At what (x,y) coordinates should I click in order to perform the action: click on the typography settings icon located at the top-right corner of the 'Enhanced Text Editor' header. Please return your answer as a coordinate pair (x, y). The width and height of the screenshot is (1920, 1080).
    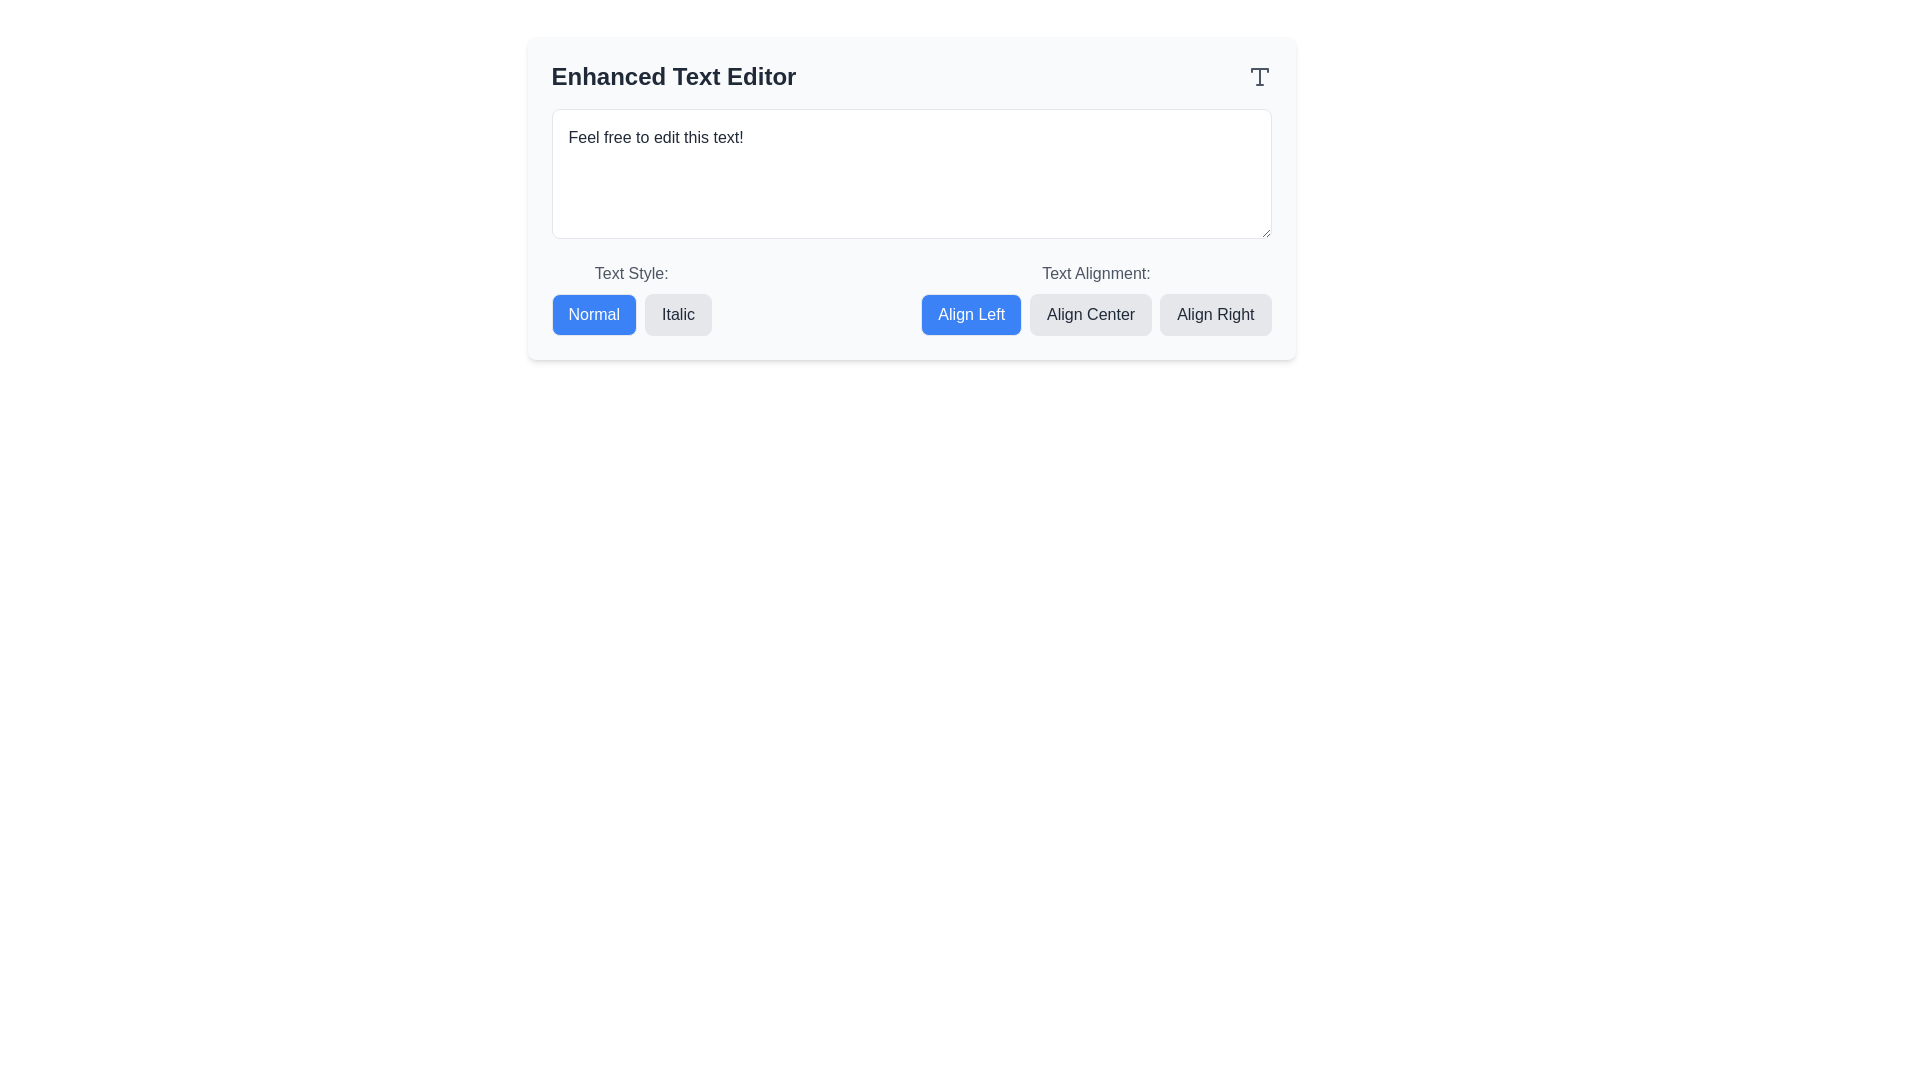
    Looking at the image, I should click on (1258, 76).